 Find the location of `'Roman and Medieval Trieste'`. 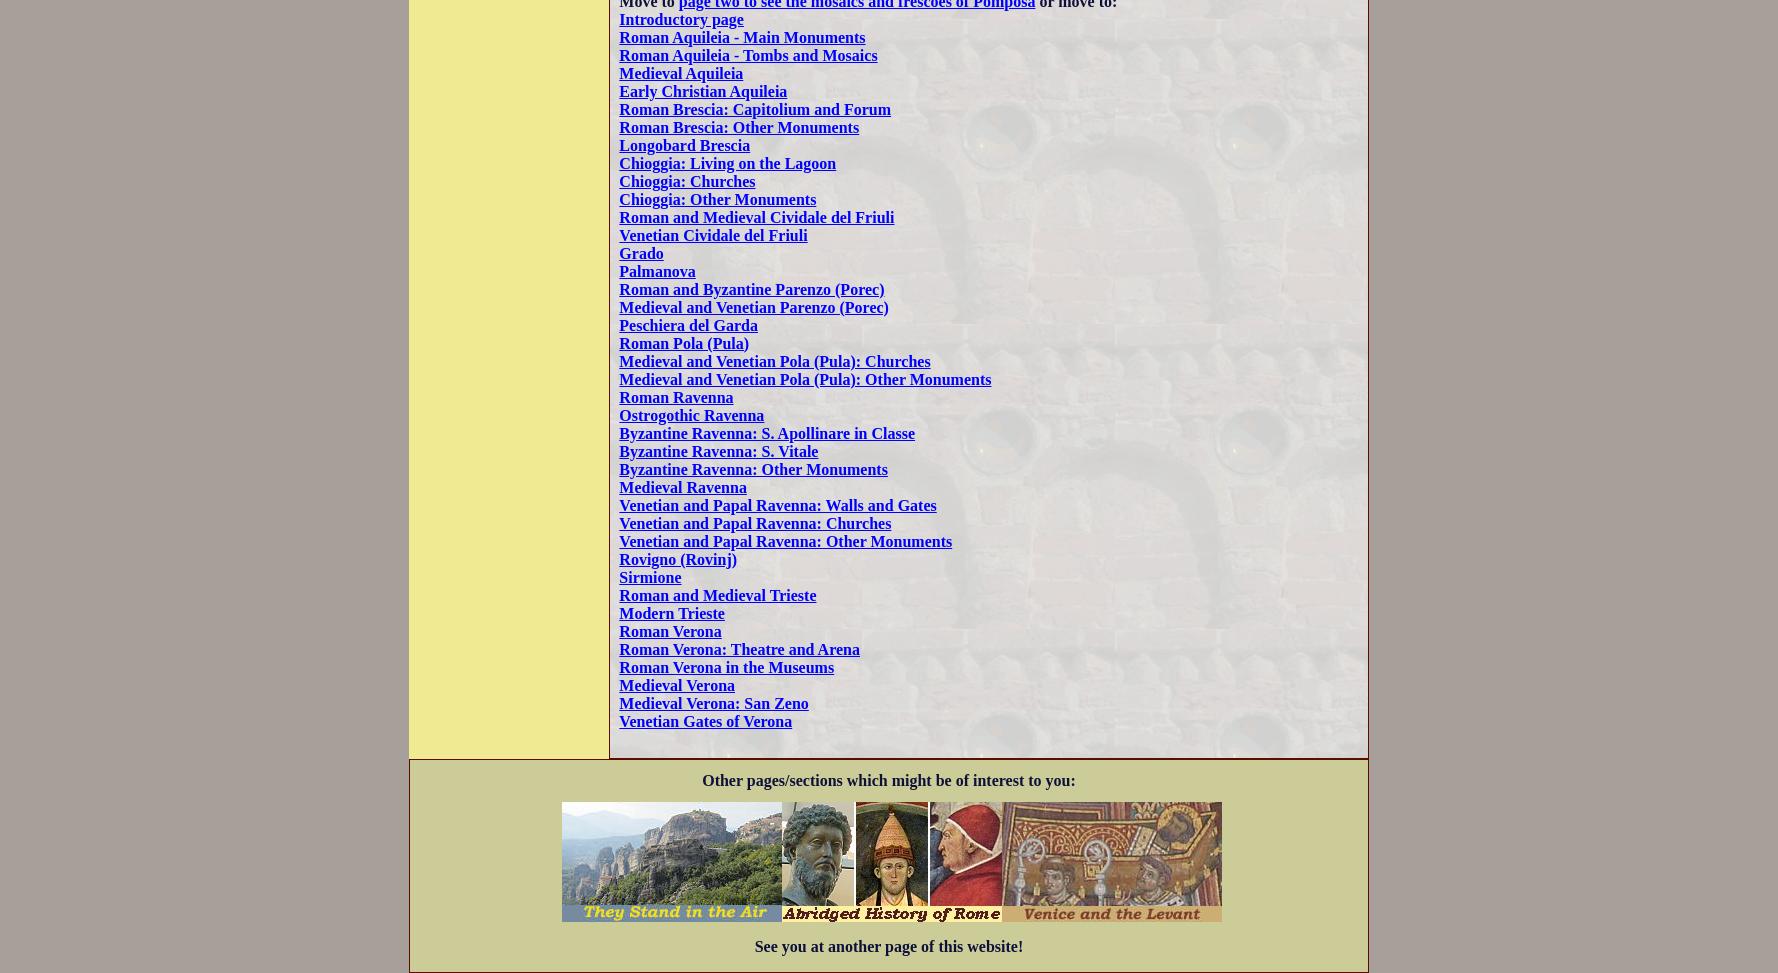

'Roman and Medieval Trieste' is located at coordinates (716, 594).